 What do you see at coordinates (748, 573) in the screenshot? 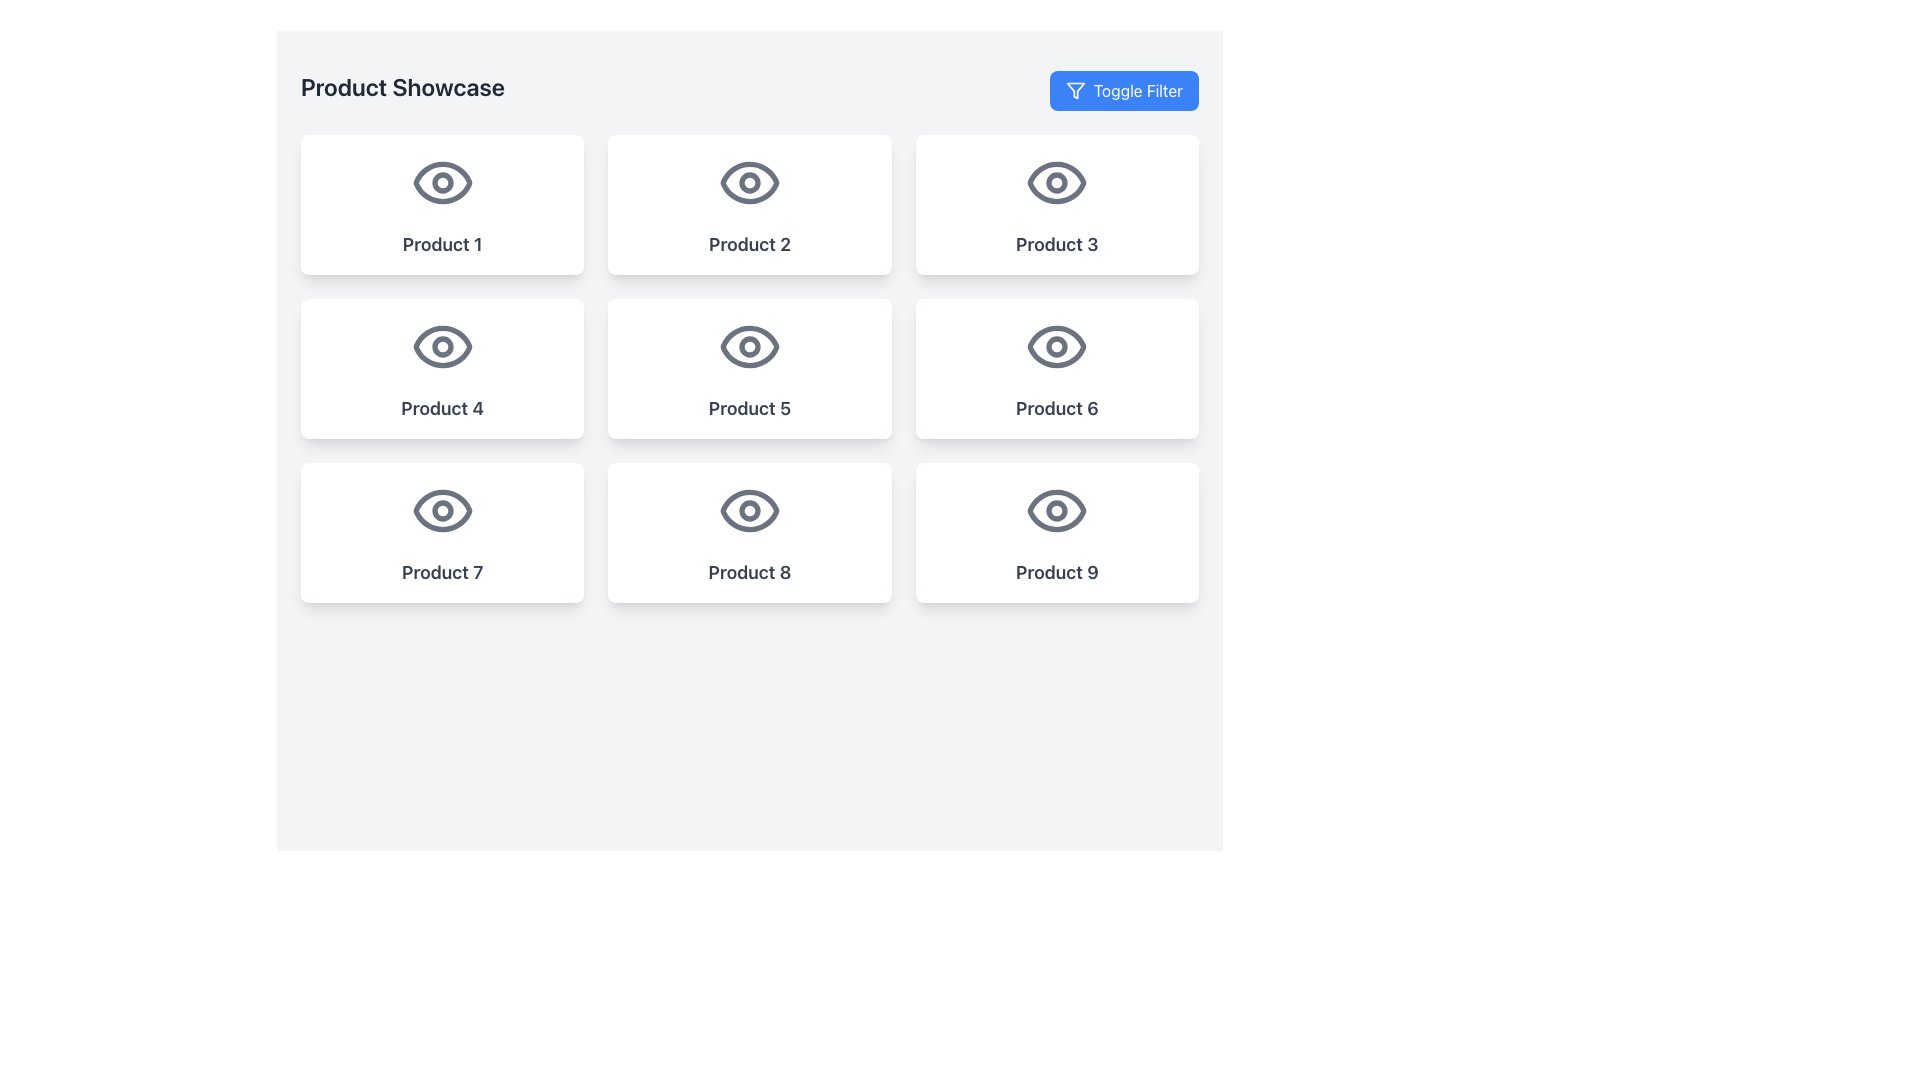
I see `the text label reading 'Product 8' located in the bottom central card of a 3x3 grid layout, specifically the second card in the last row, beneath an eye-shaped icon` at bounding box center [748, 573].